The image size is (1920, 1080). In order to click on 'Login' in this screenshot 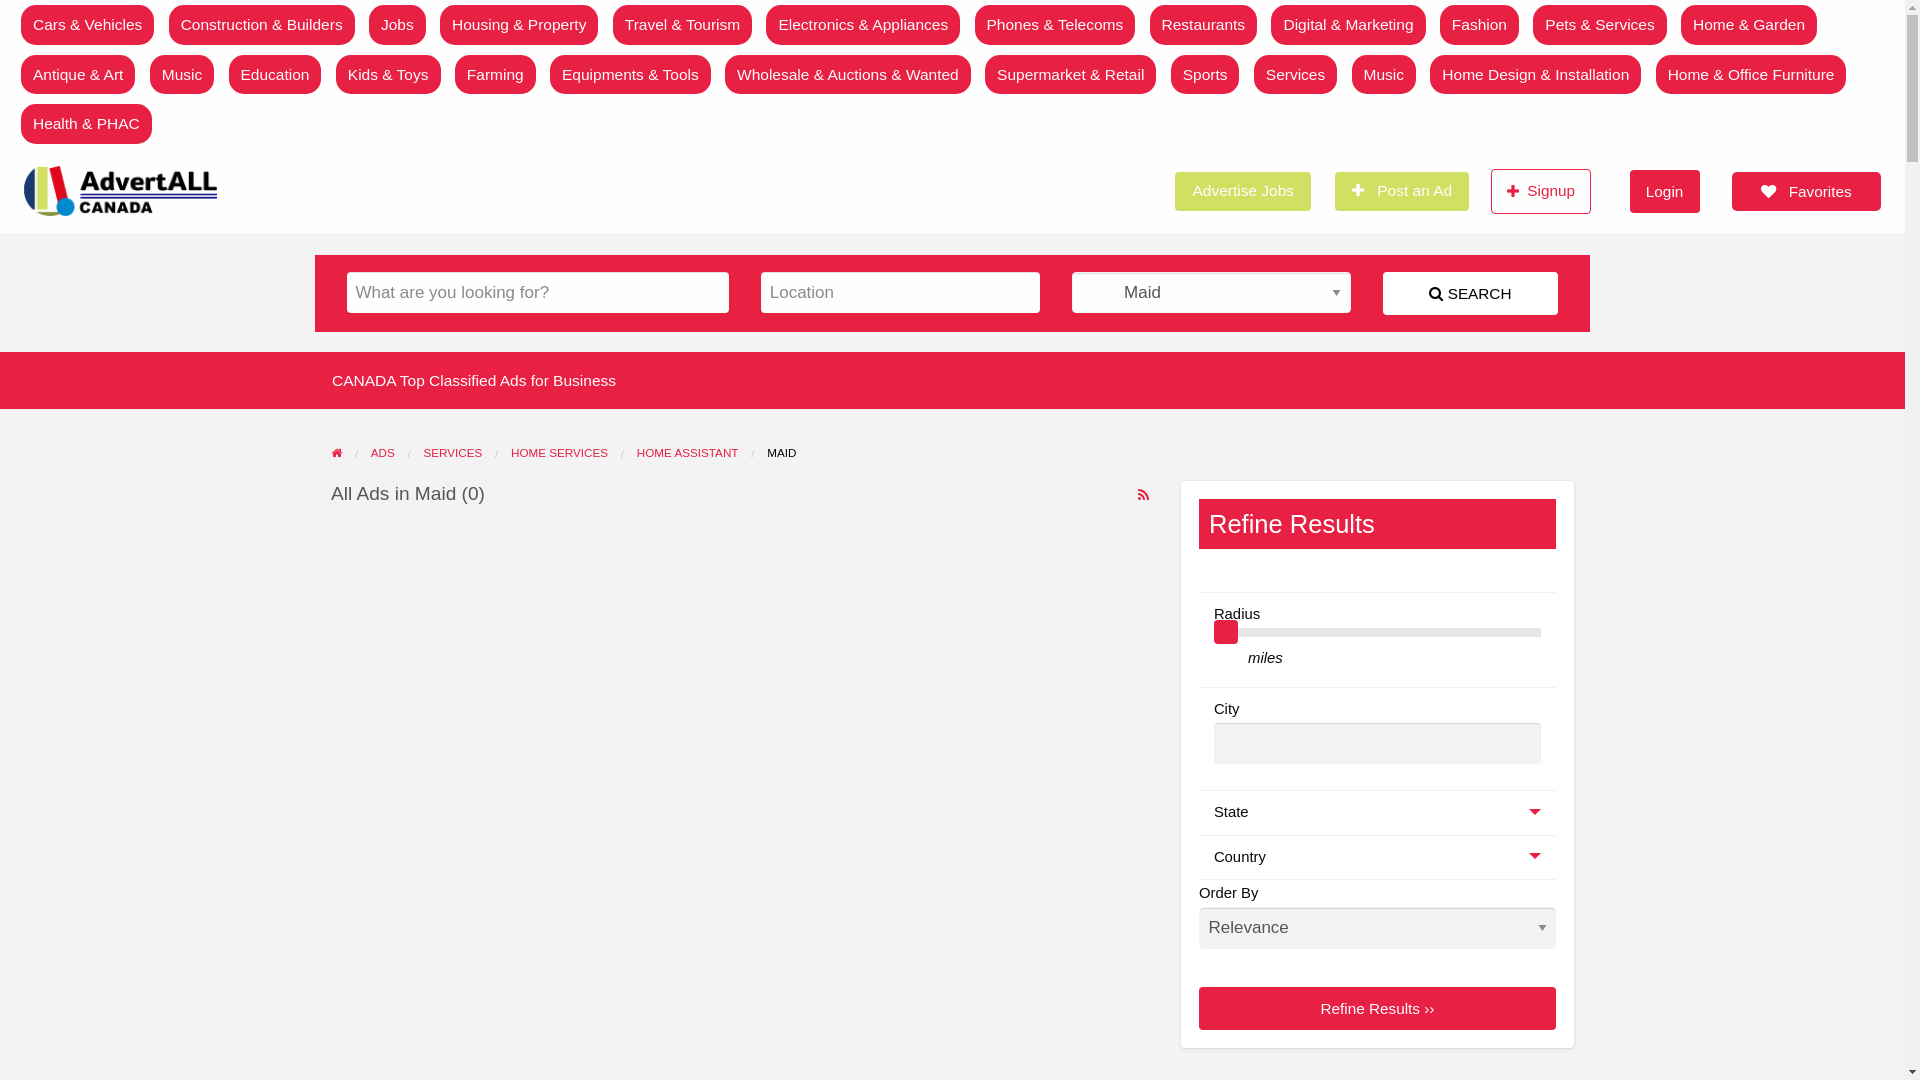, I will do `click(1630, 191)`.